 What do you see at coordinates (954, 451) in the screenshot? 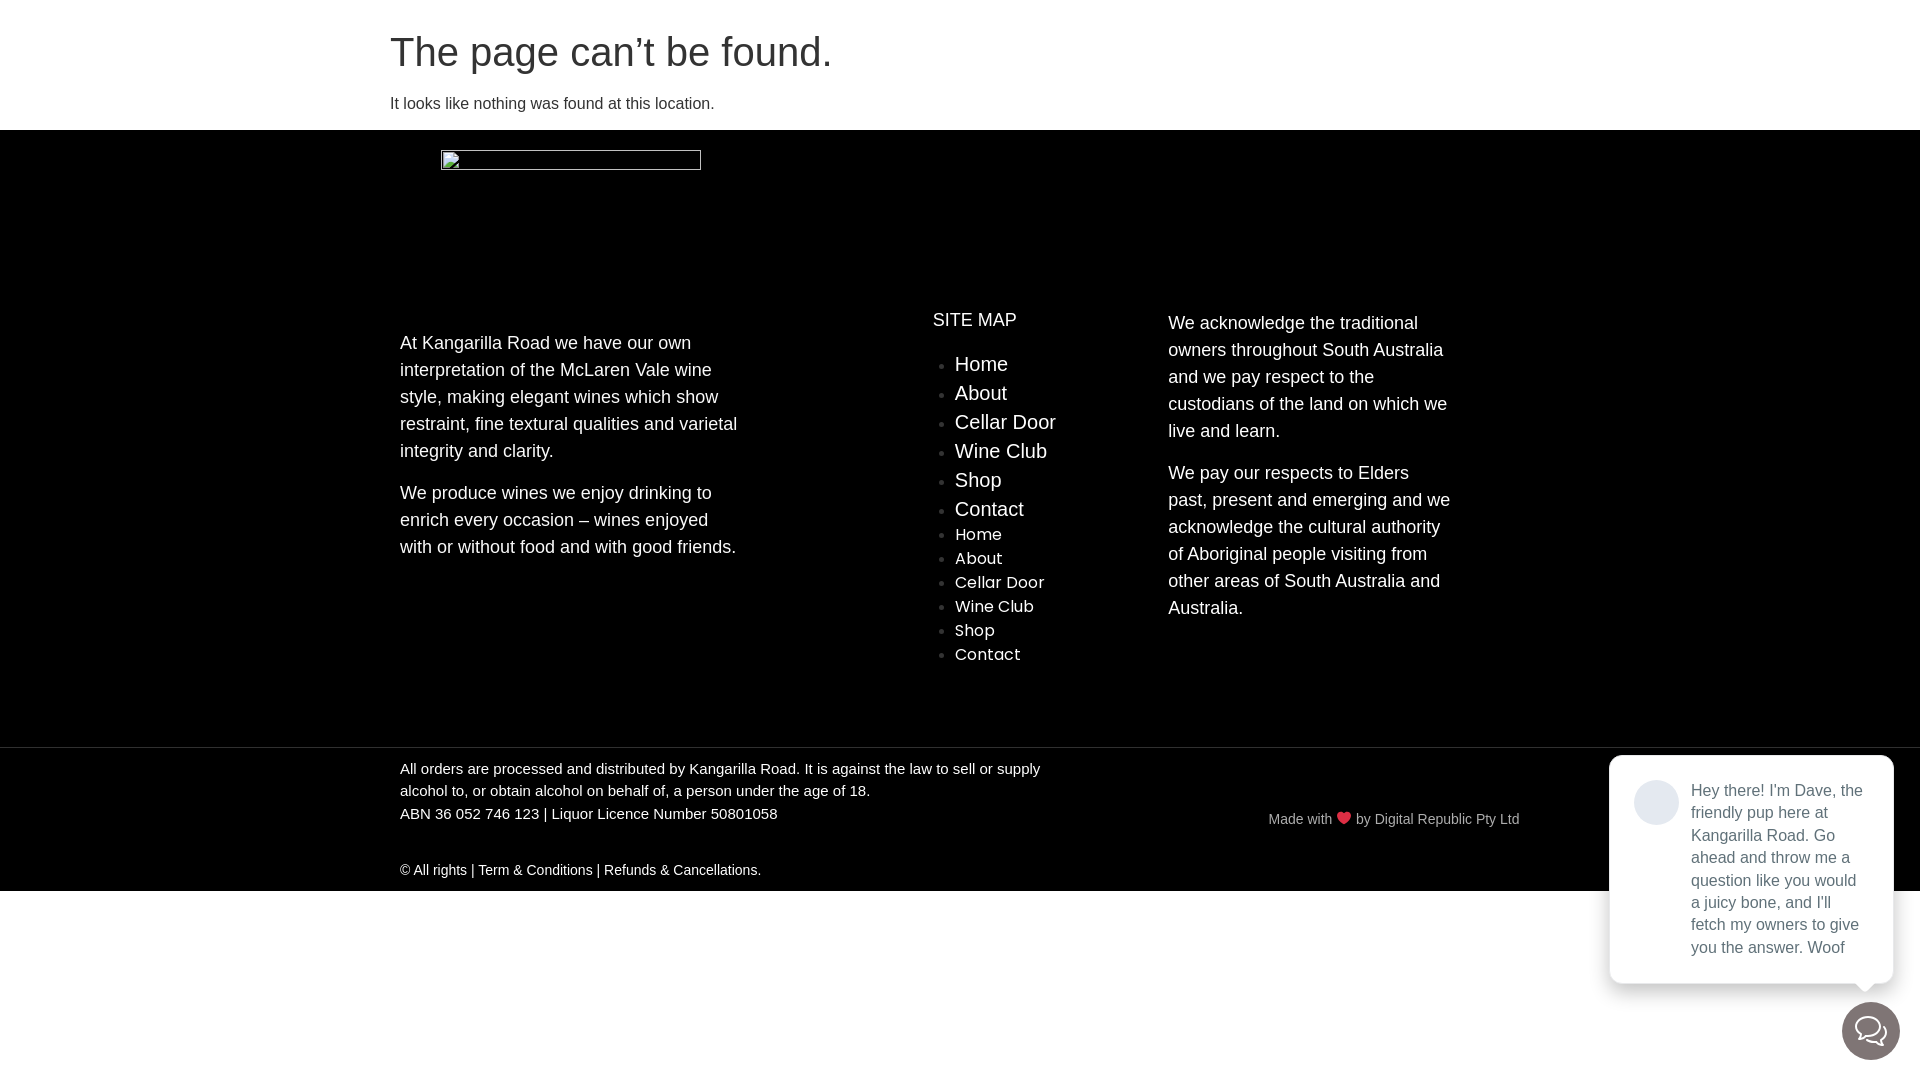
I see `'Wine Club'` at bounding box center [954, 451].